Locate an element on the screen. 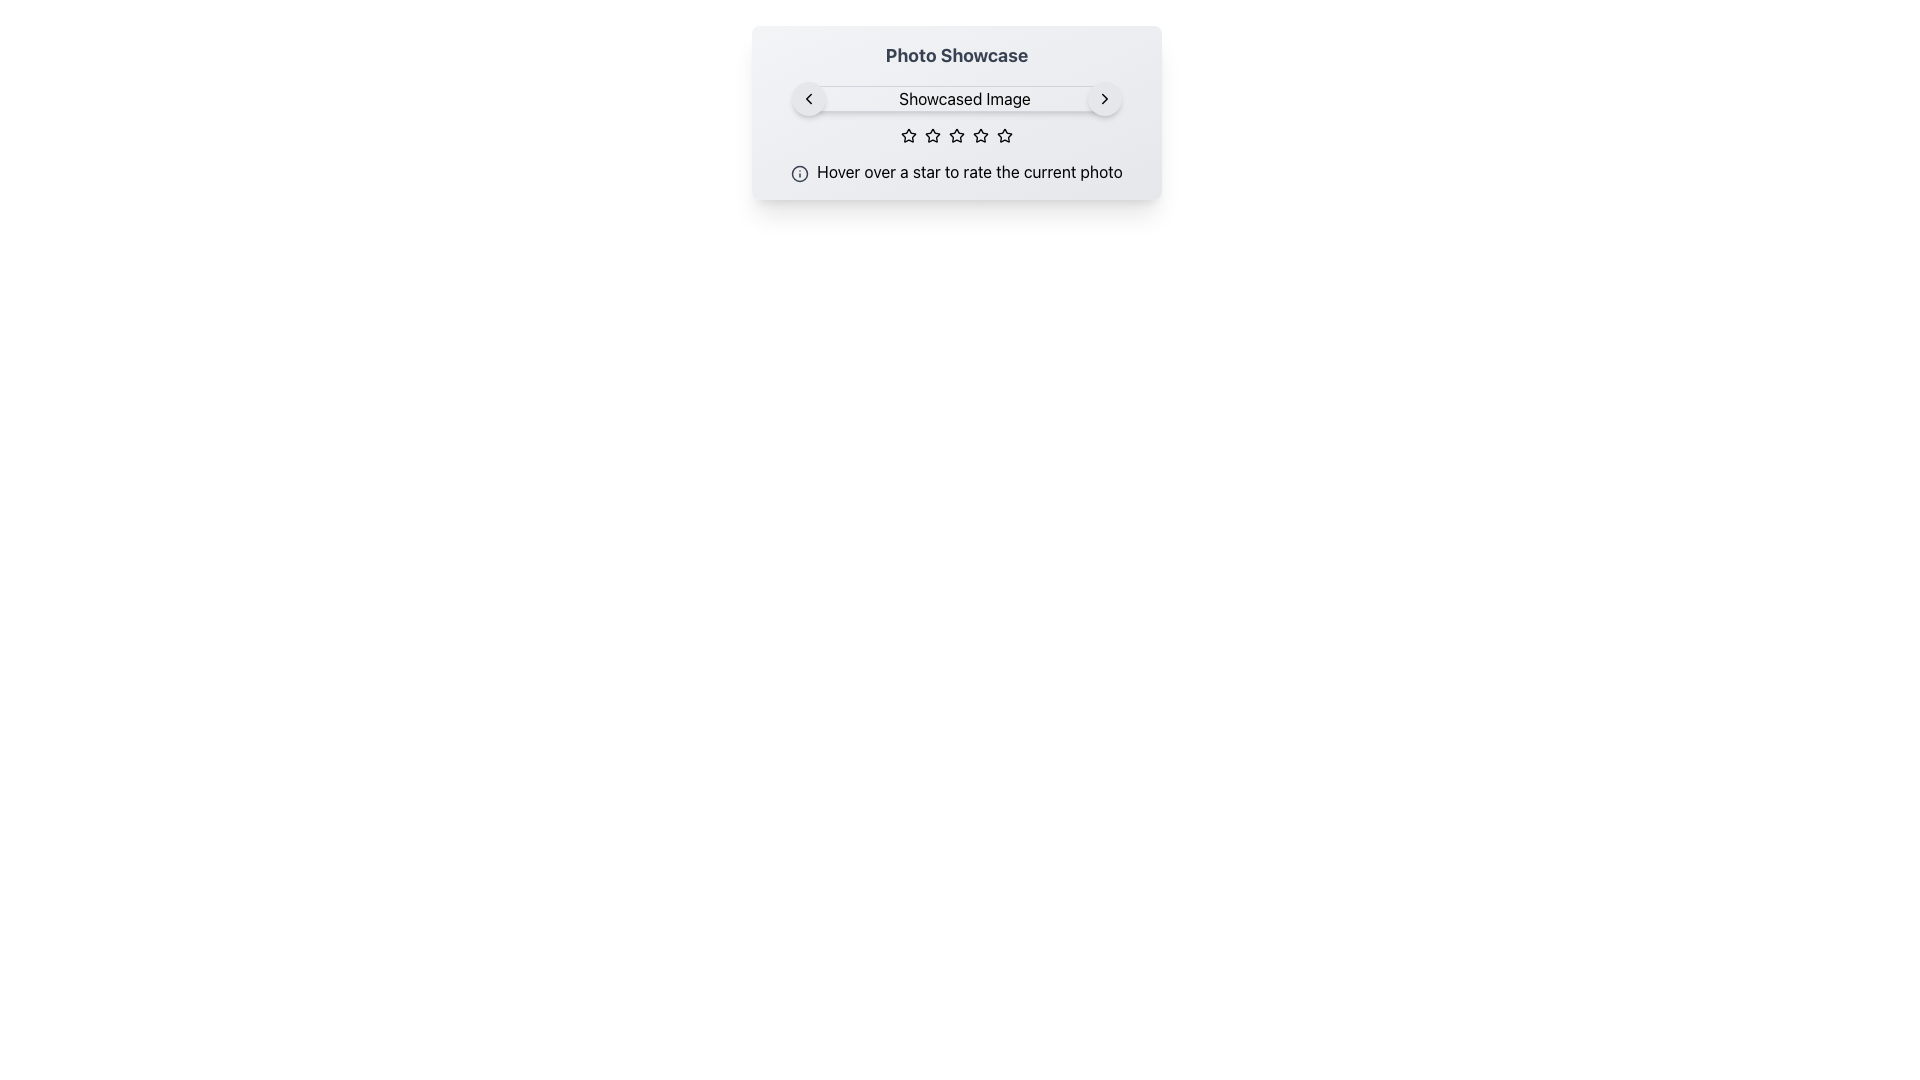 Image resolution: width=1920 pixels, height=1080 pixels. the circular button with a left-pointing chevron icon, which is styled with a gray background and located on the left side of the navigation bar below 'Photo Showcase' is located at coordinates (809, 99).